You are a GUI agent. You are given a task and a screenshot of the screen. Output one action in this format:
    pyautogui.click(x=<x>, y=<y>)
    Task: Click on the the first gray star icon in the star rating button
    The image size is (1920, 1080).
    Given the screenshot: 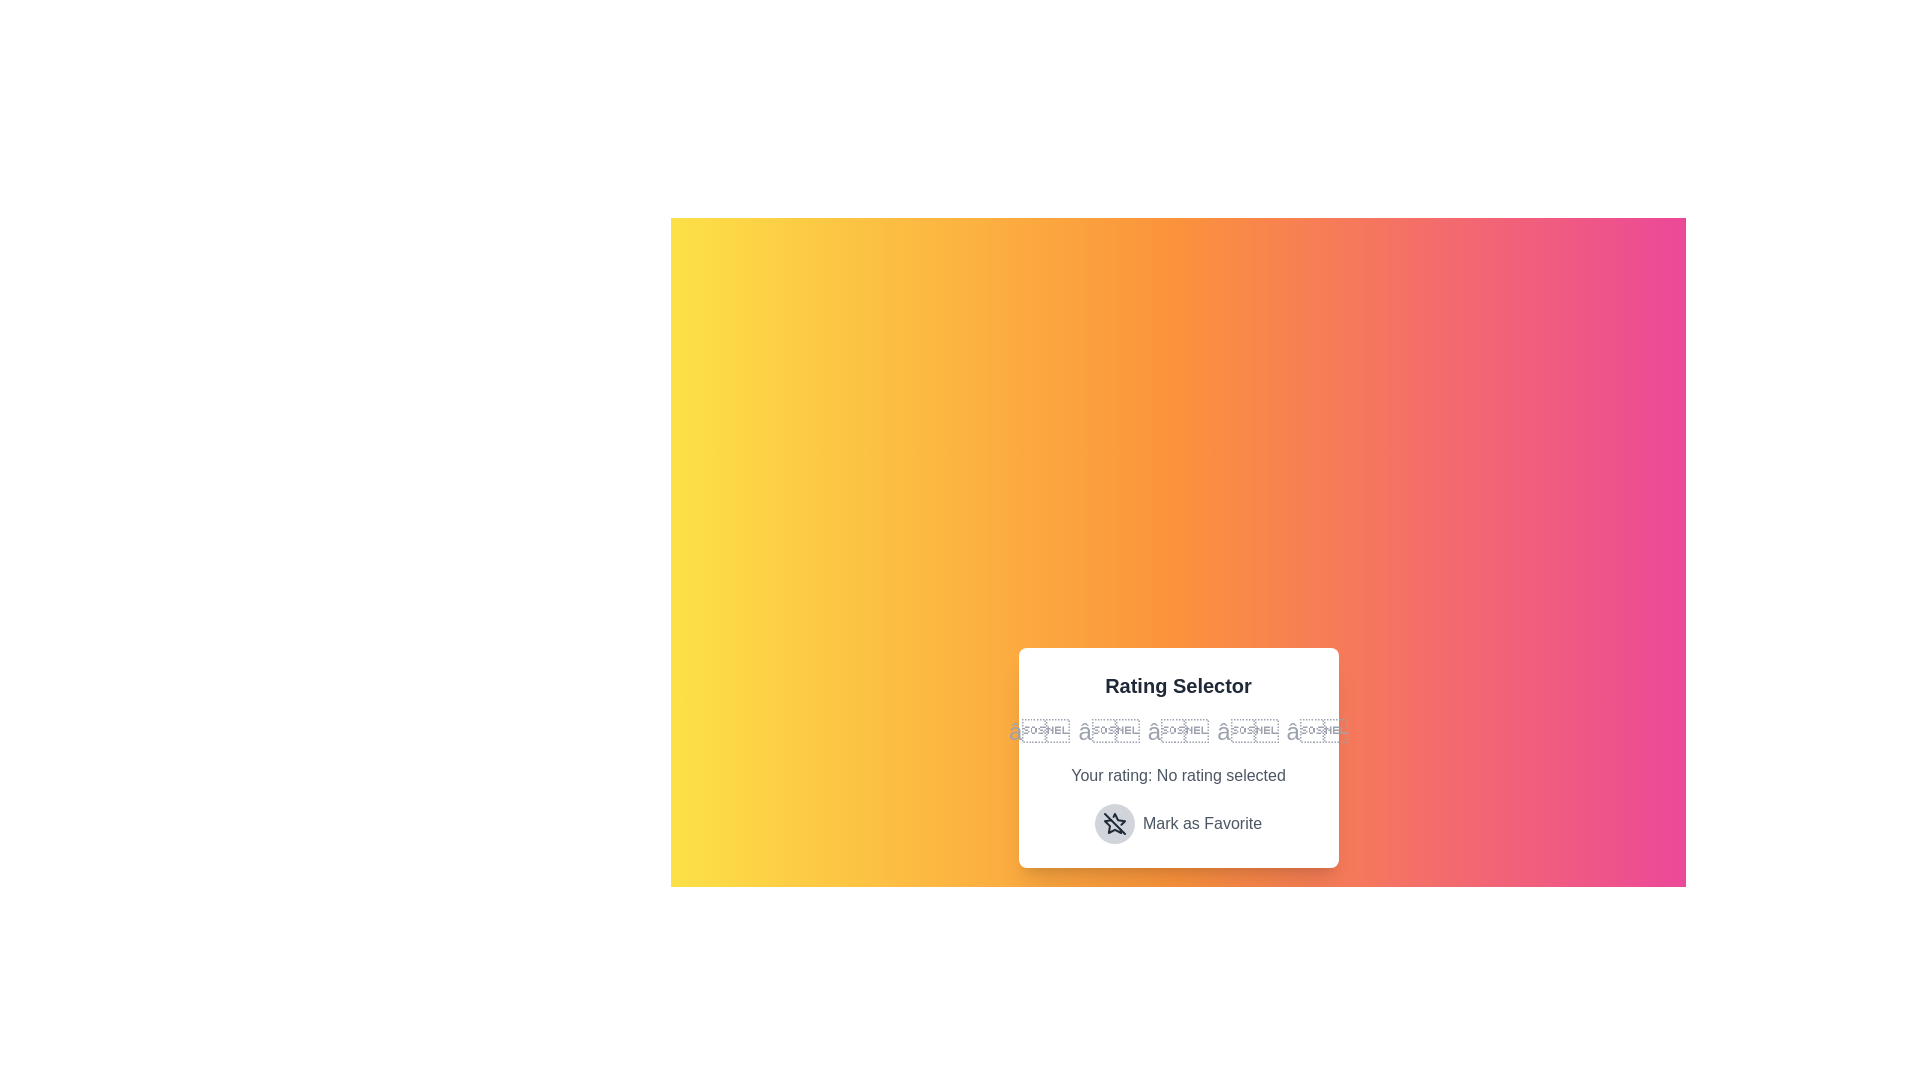 What is the action you would take?
    pyautogui.click(x=1039, y=732)
    